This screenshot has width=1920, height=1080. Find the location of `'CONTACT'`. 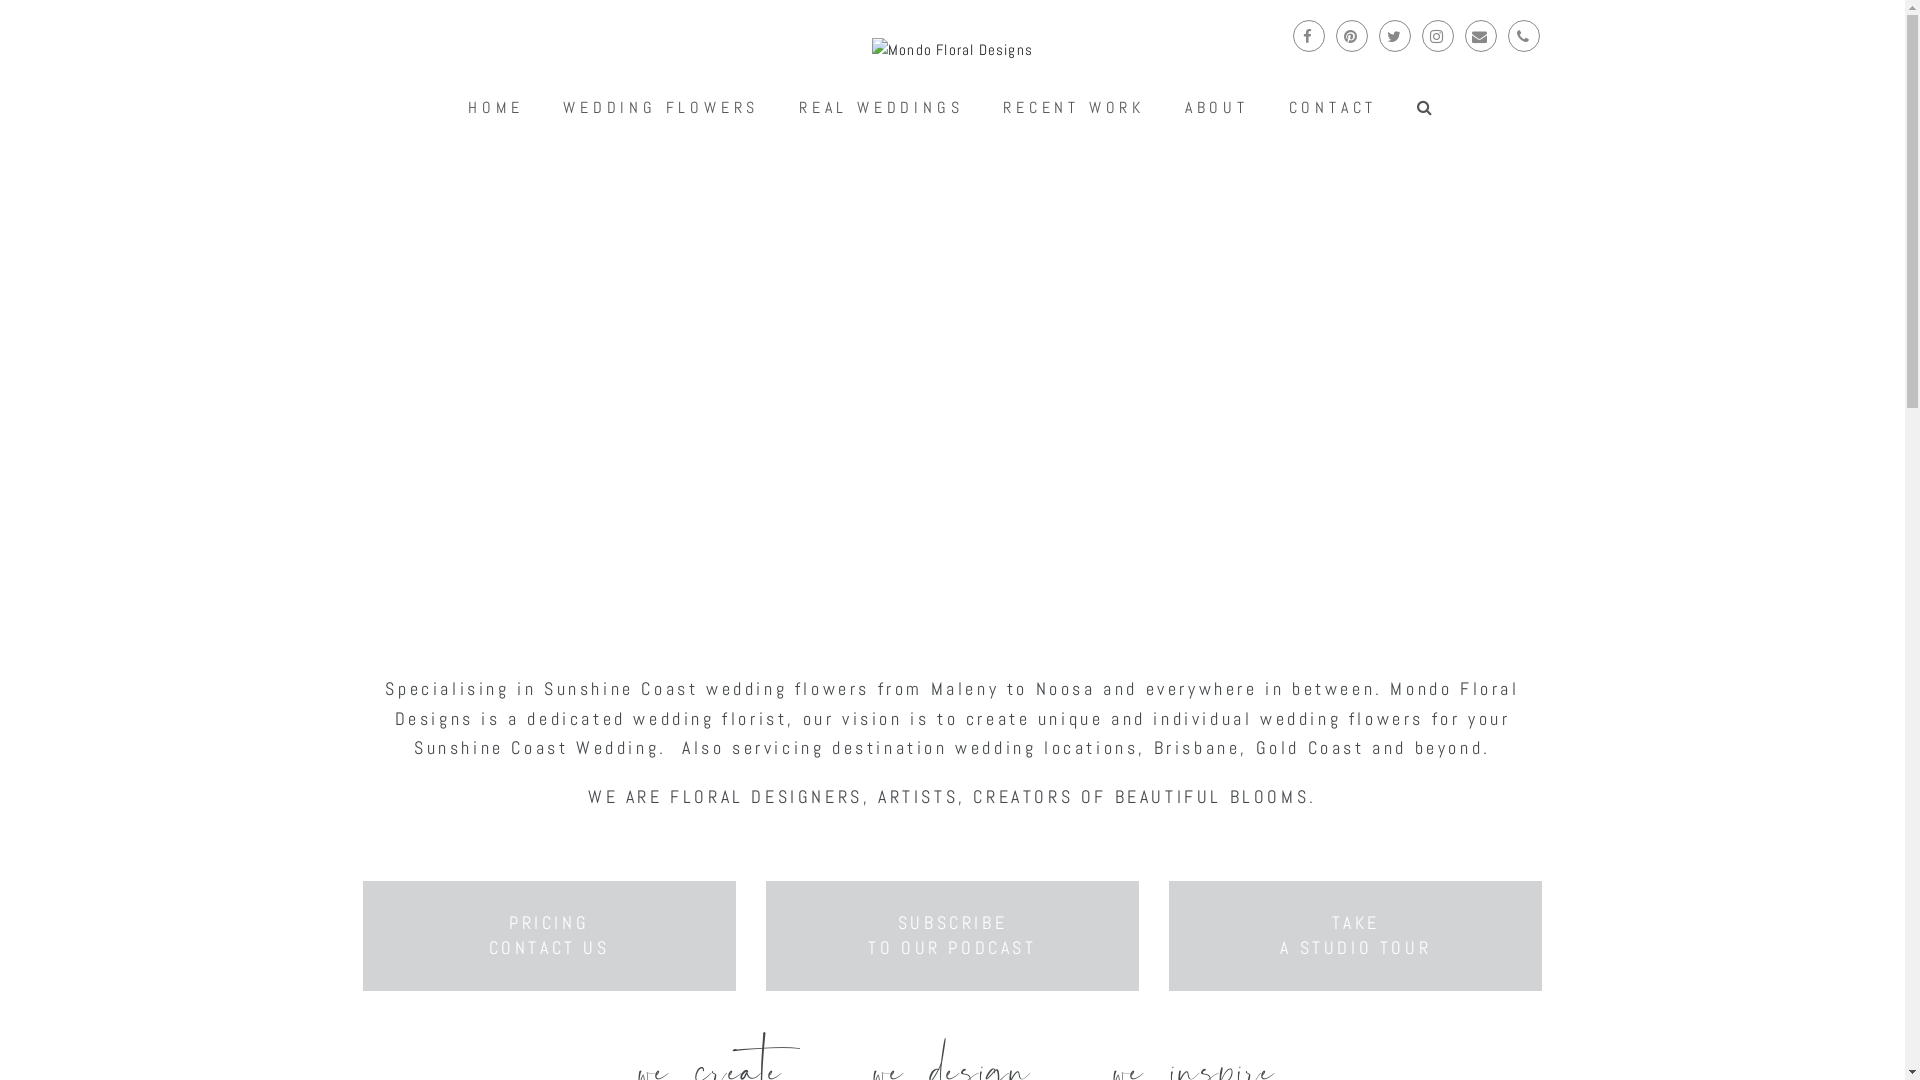

'CONTACT' is located at coordinates (1270, 108).